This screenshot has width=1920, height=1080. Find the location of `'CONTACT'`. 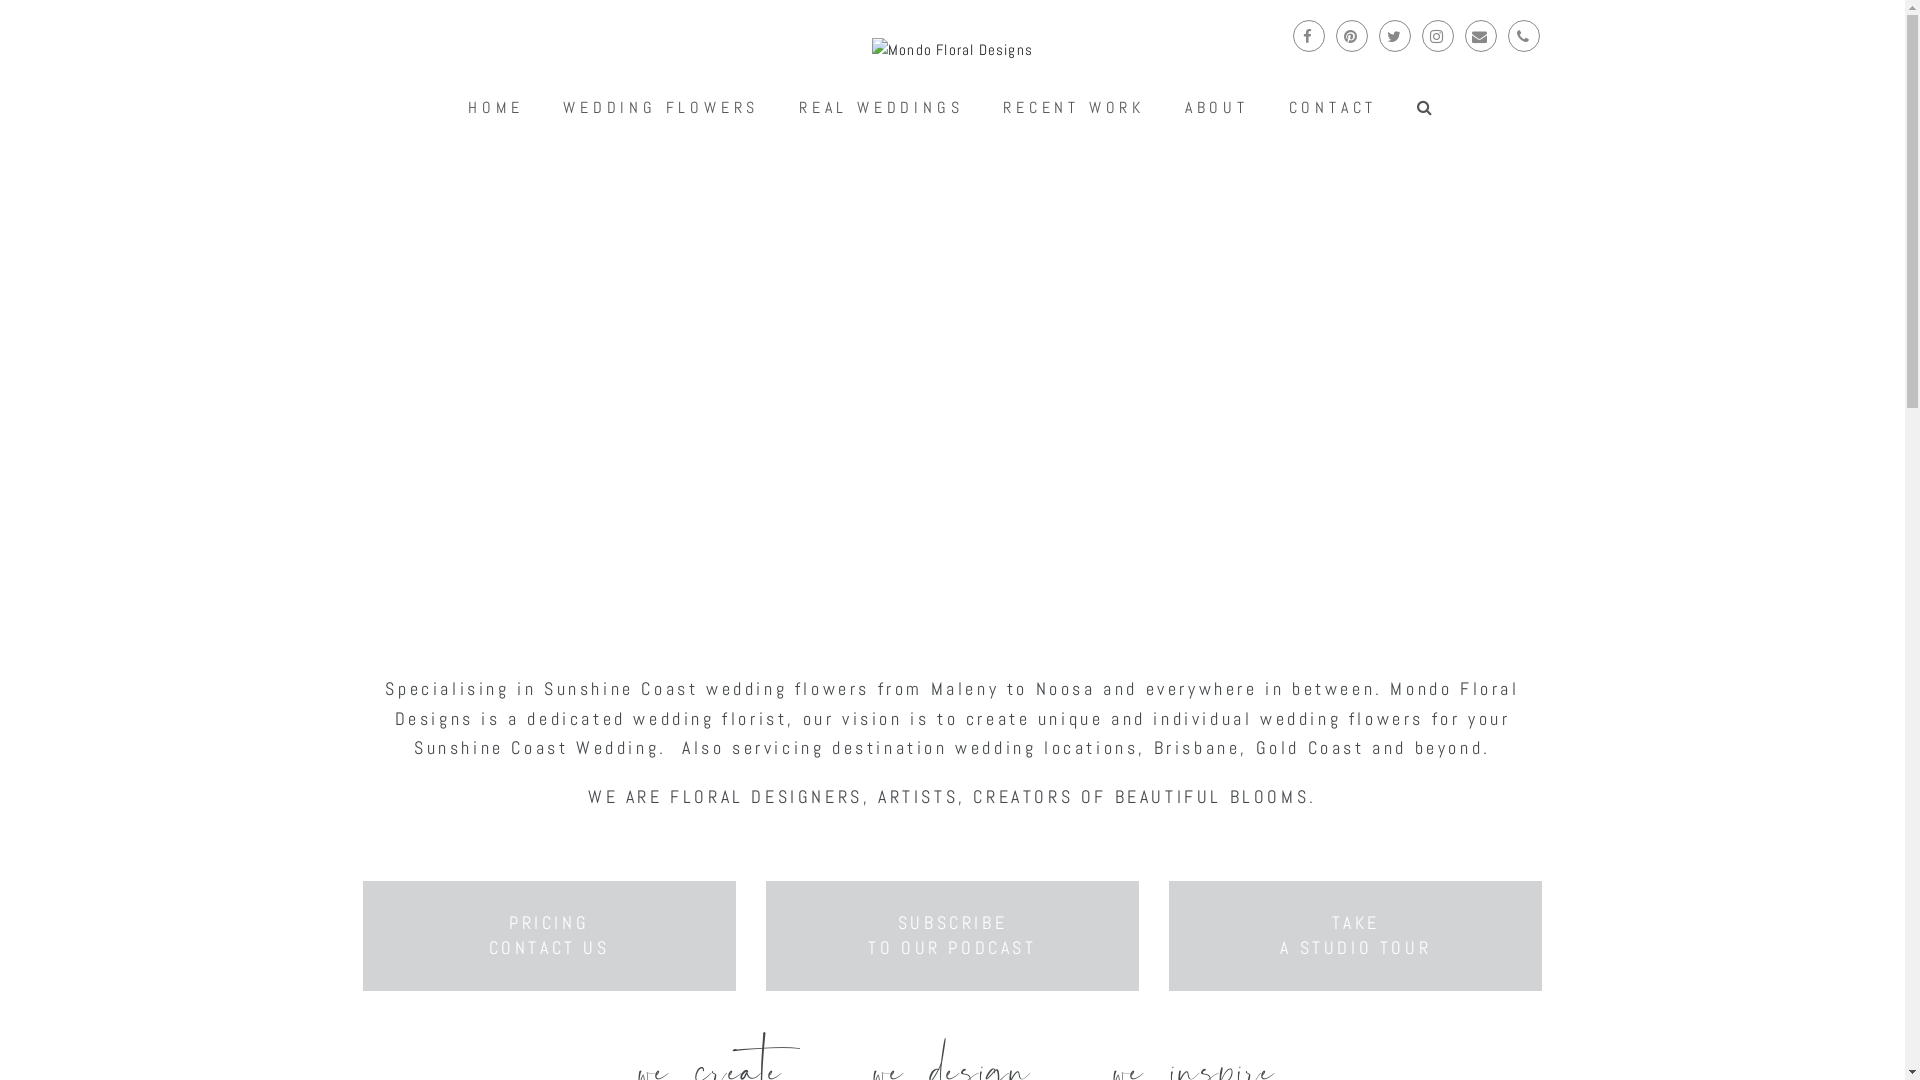

'CONTACT' is located at coordinates (1270, 108).